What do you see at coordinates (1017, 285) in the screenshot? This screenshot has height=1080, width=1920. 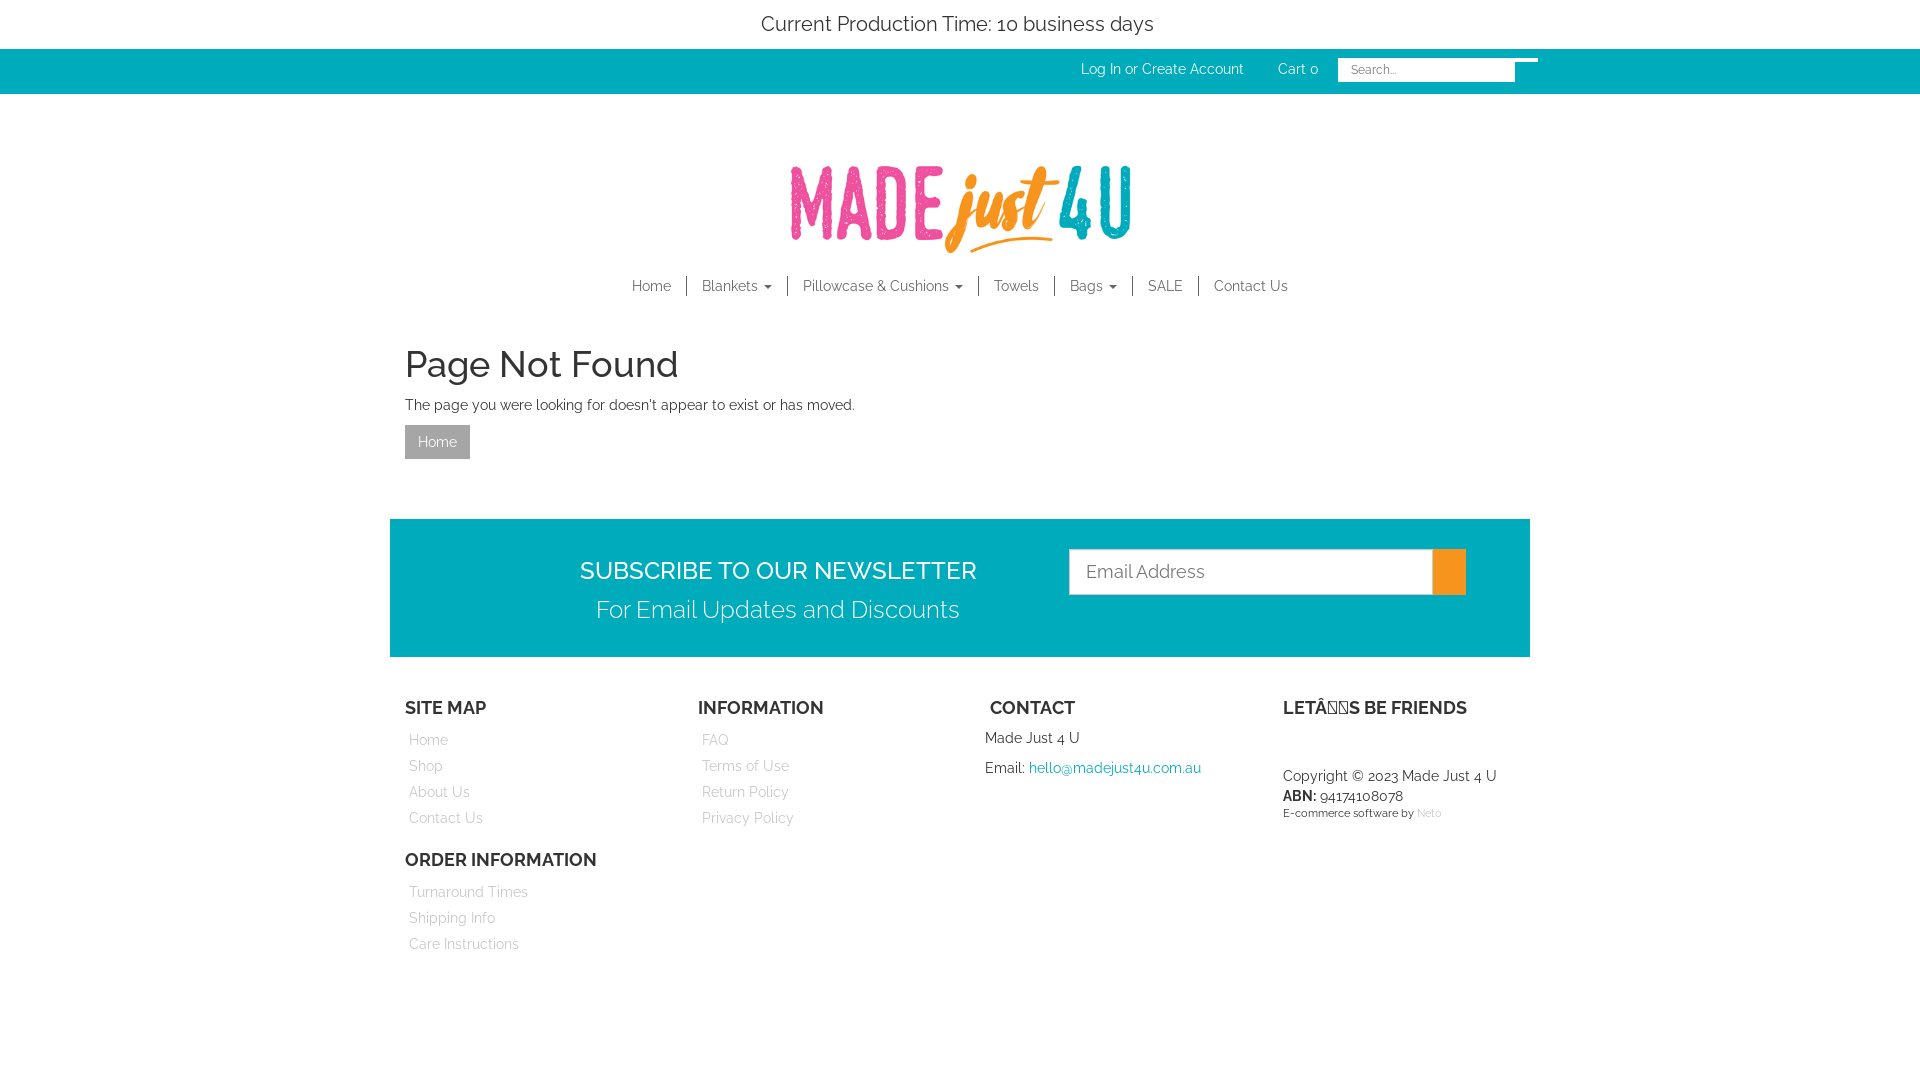 I see `'Towels'` at bounding box center [1017, 285].